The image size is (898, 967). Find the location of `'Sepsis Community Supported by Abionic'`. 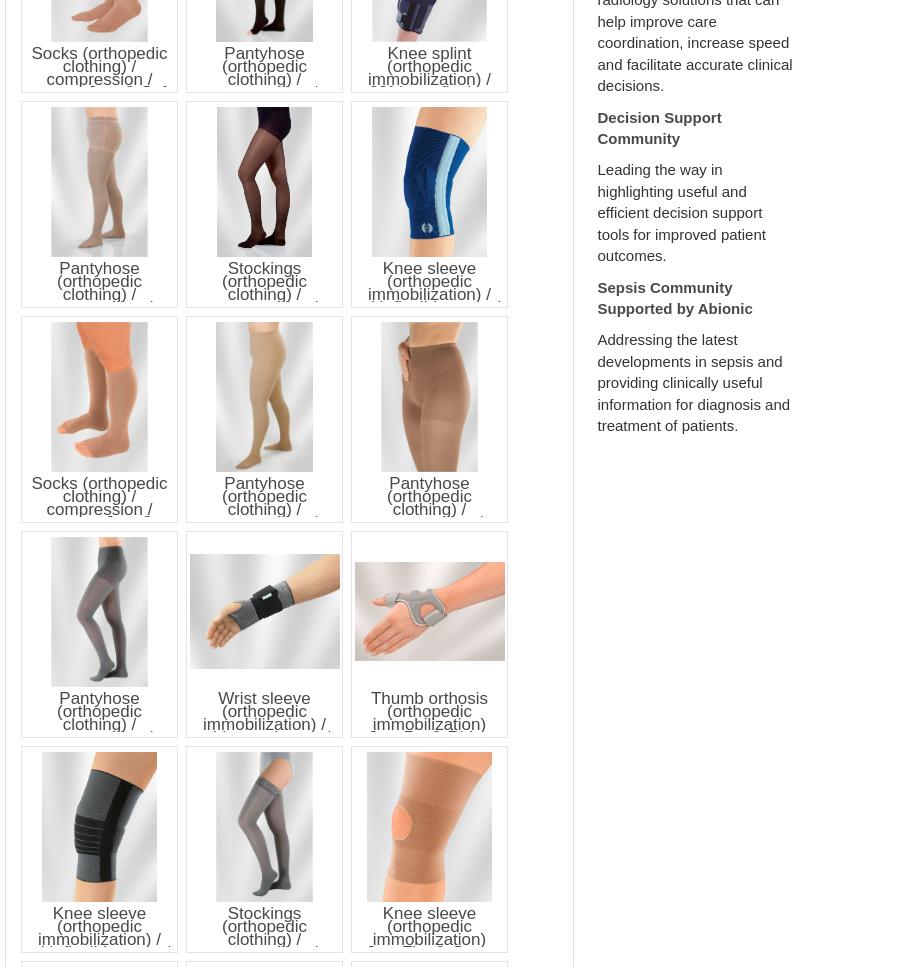

'Sepsis Community Supported by Abionic' is located at coordinates (674, 295).